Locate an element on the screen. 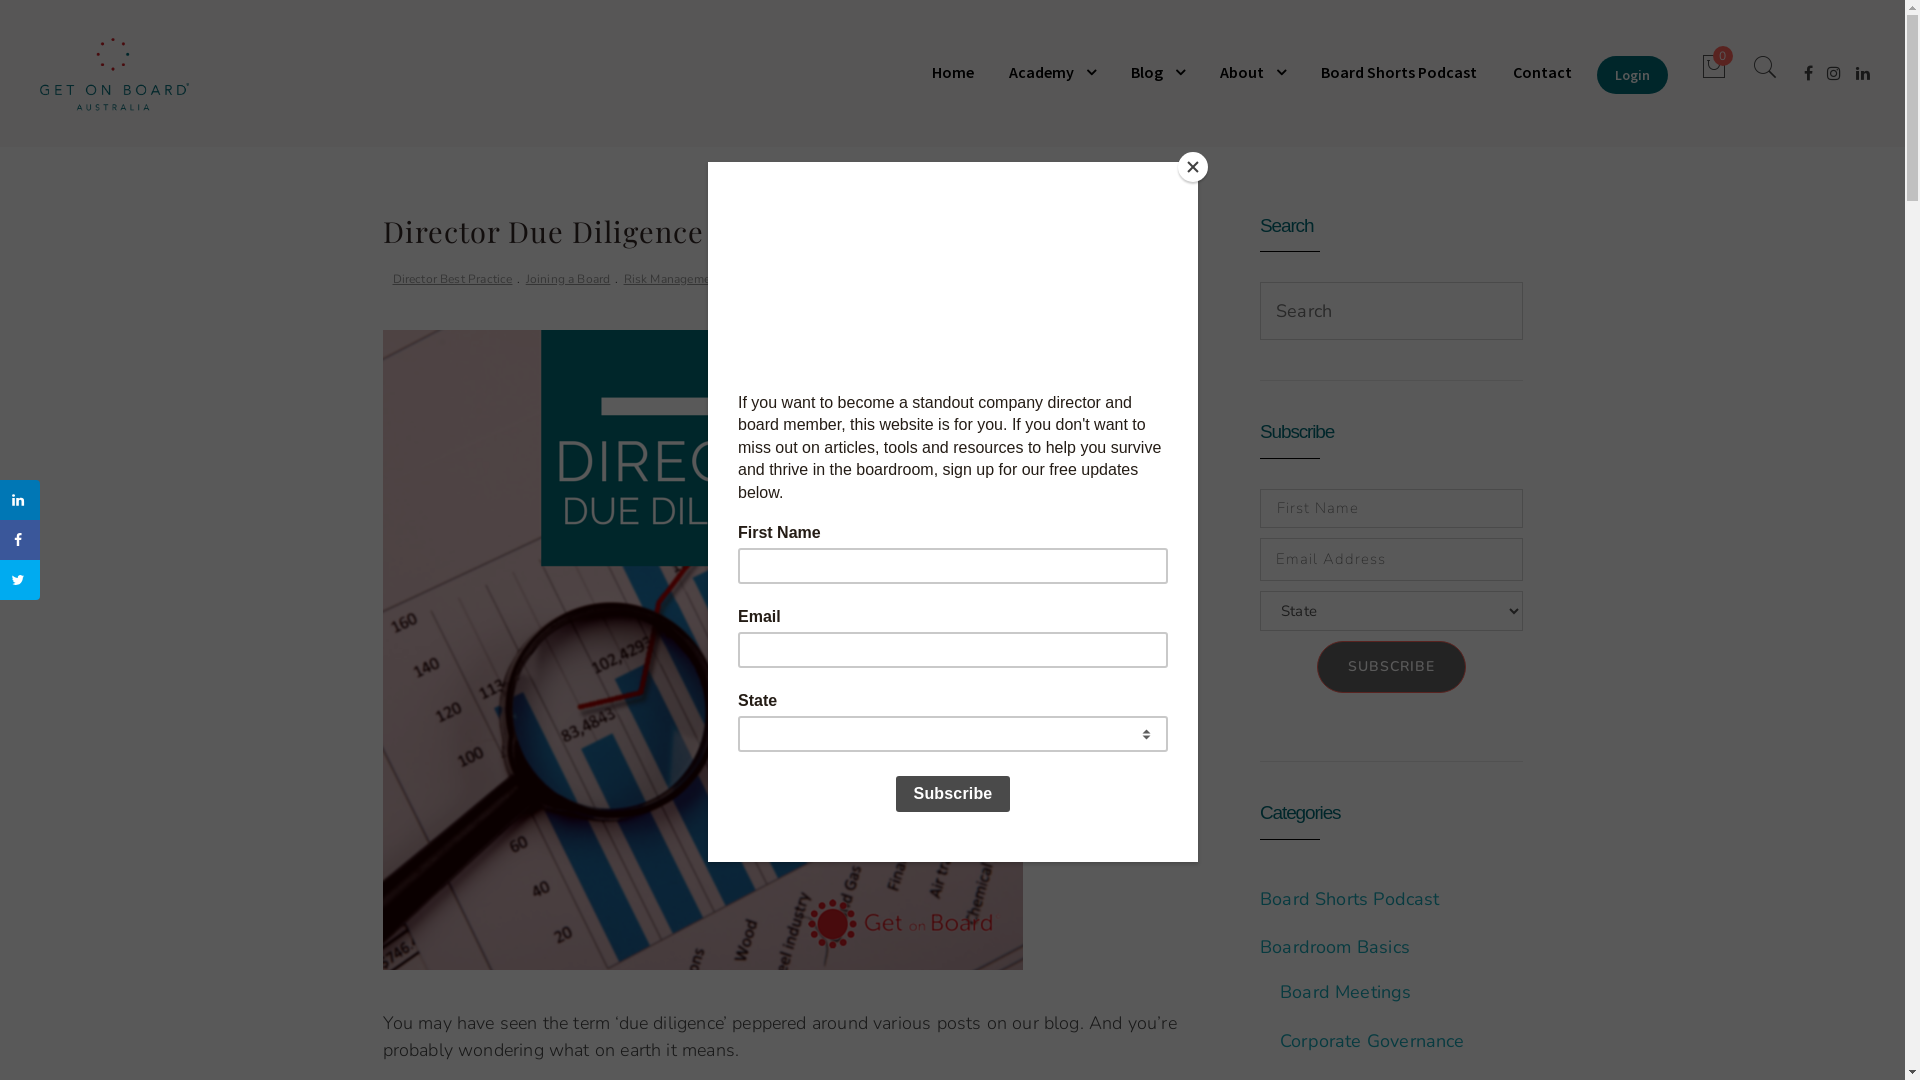 The height and width of the screenshot is (1080, 1920). 'Search for:' is located at coordinates (1260, 311).